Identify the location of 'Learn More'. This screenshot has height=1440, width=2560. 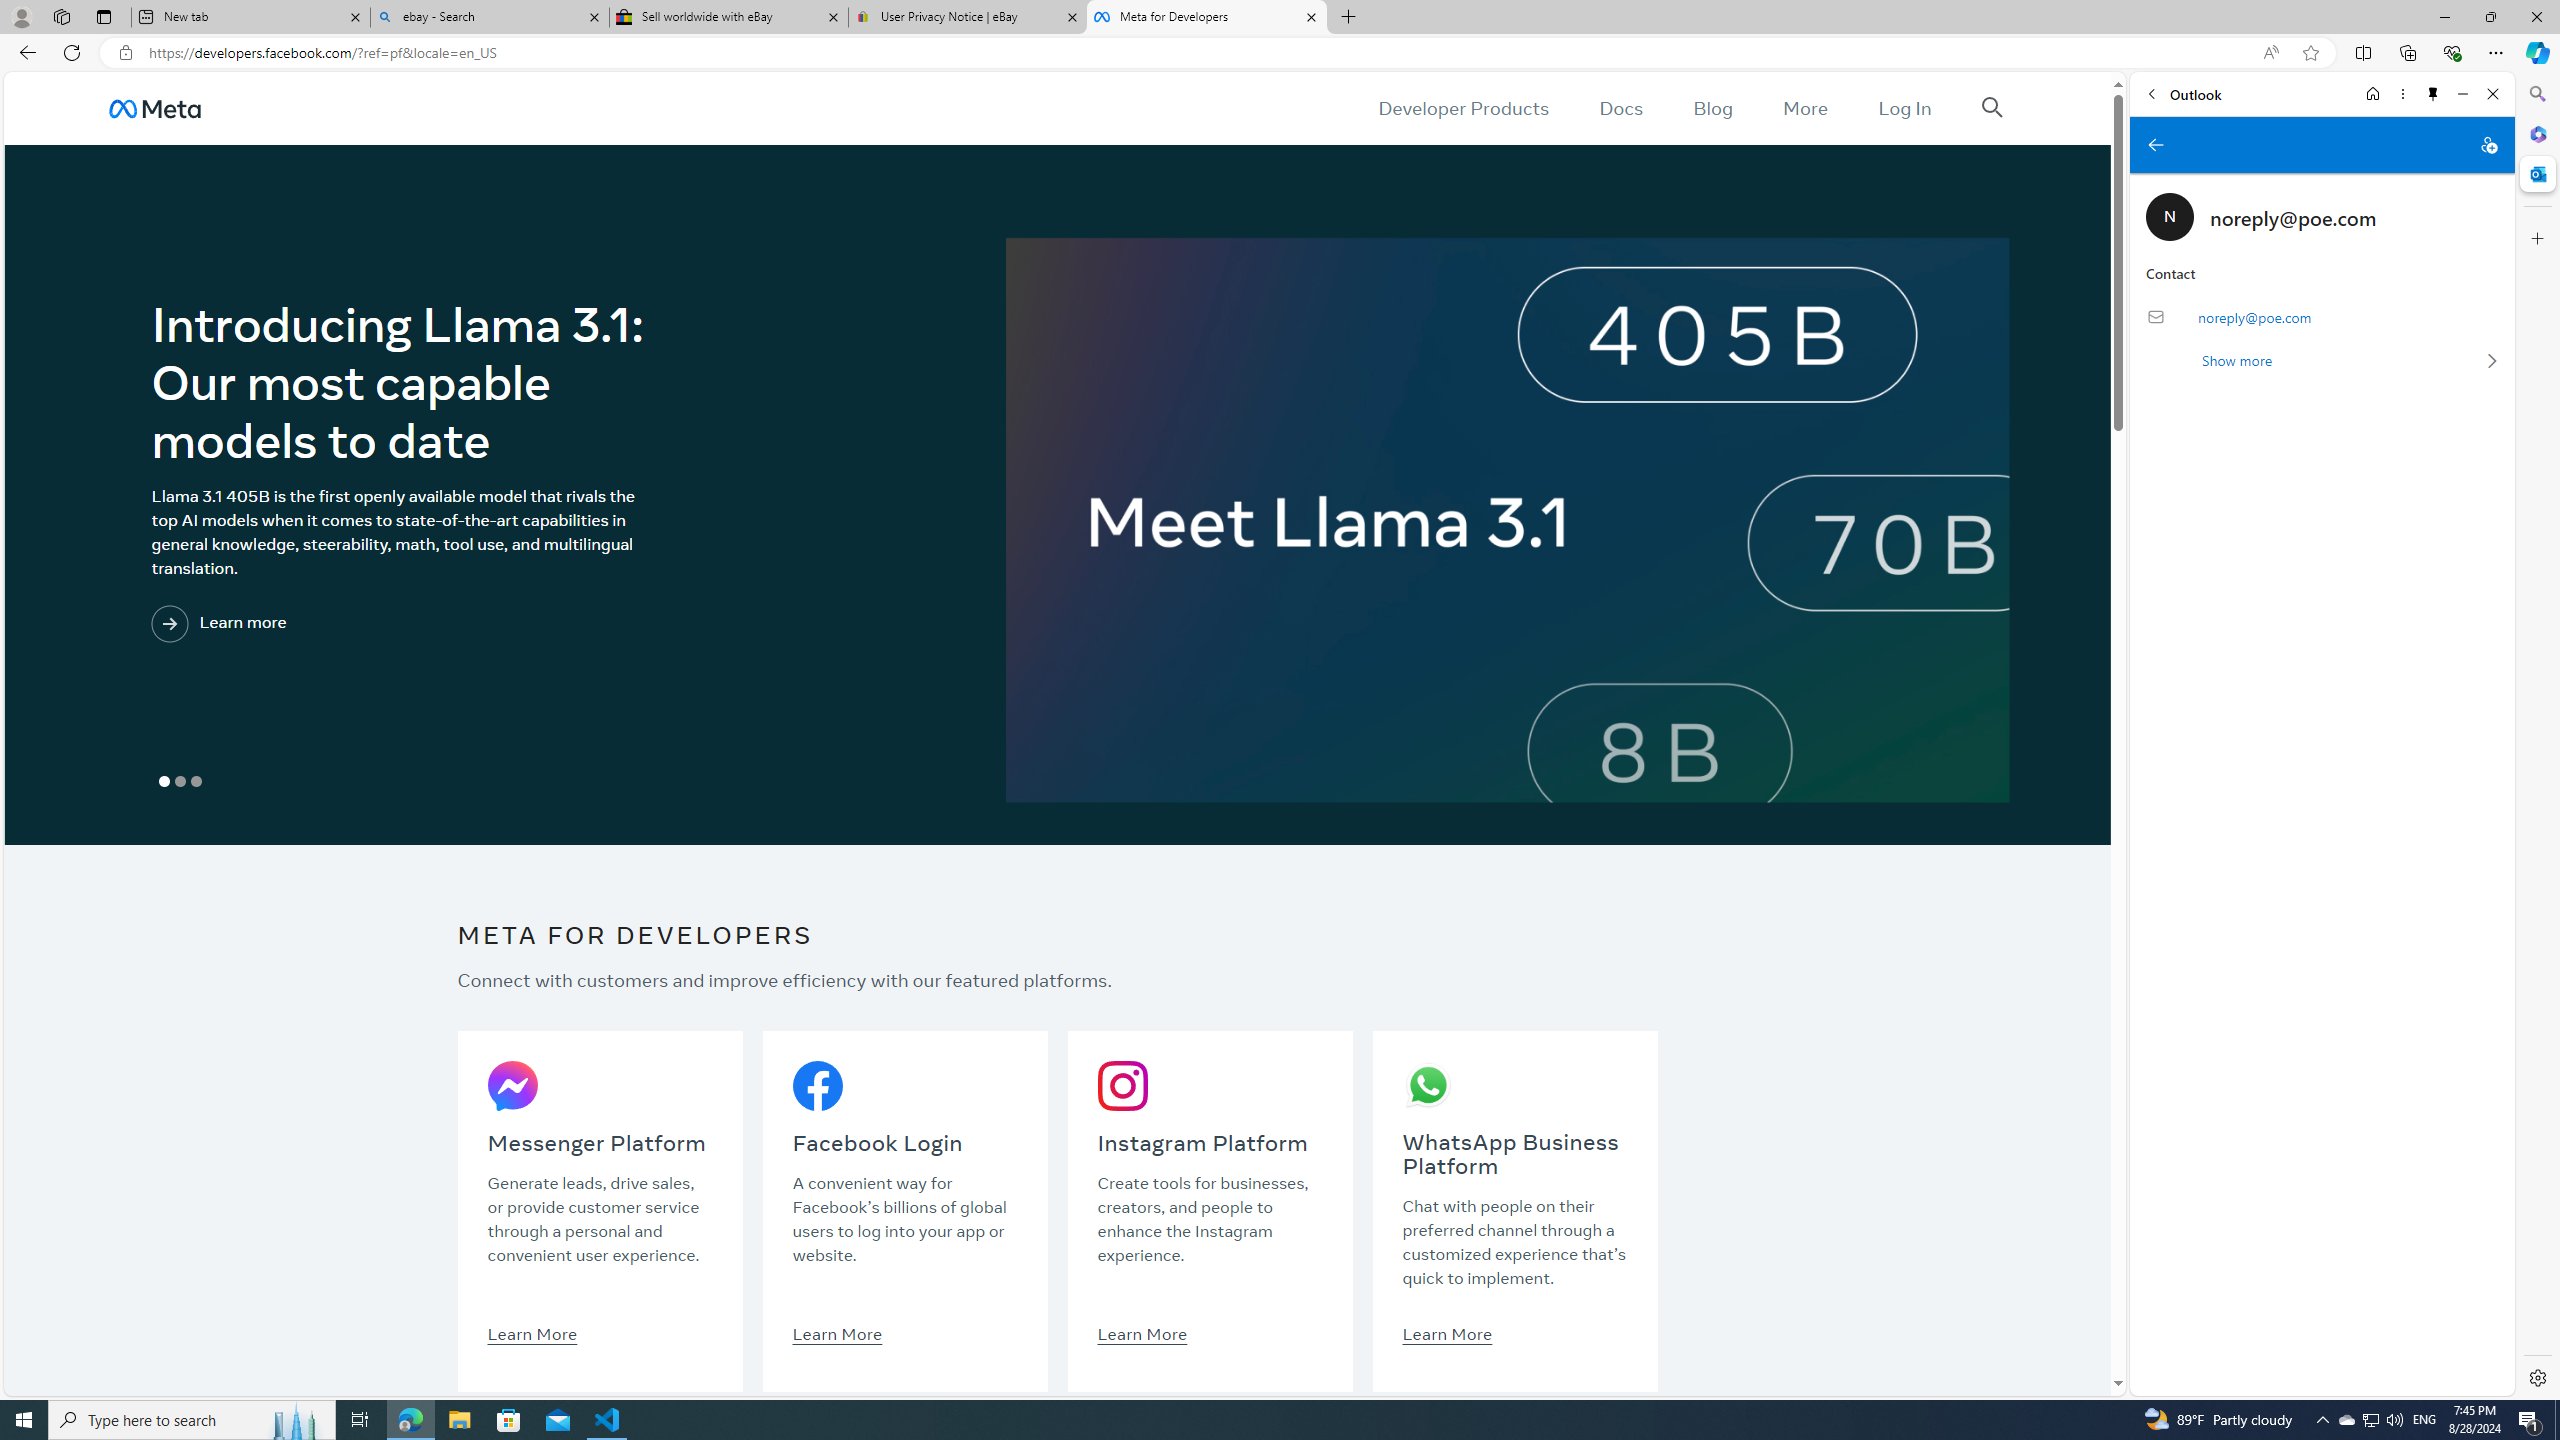
(1447, 1332).